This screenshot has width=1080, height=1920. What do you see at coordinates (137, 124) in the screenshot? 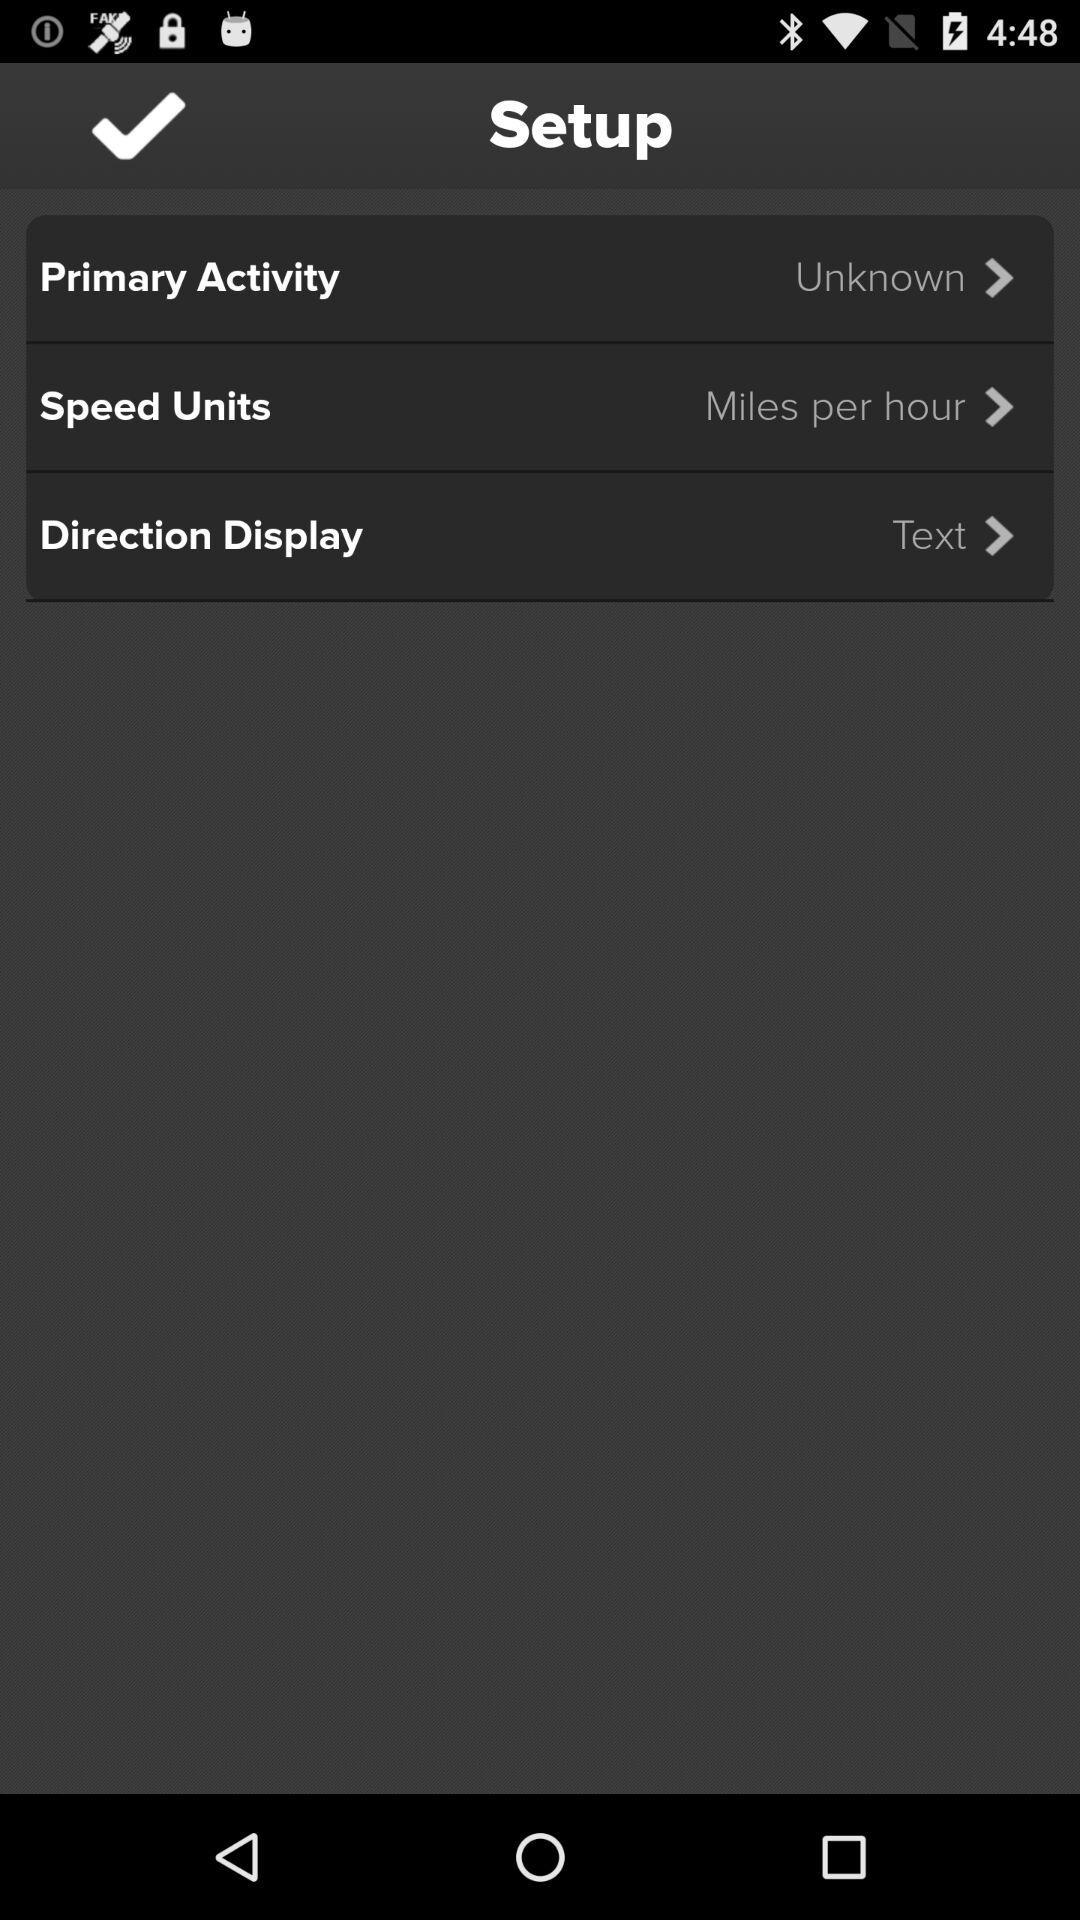
I see `the icon above primary activity item` at bounding box center [137, 124].